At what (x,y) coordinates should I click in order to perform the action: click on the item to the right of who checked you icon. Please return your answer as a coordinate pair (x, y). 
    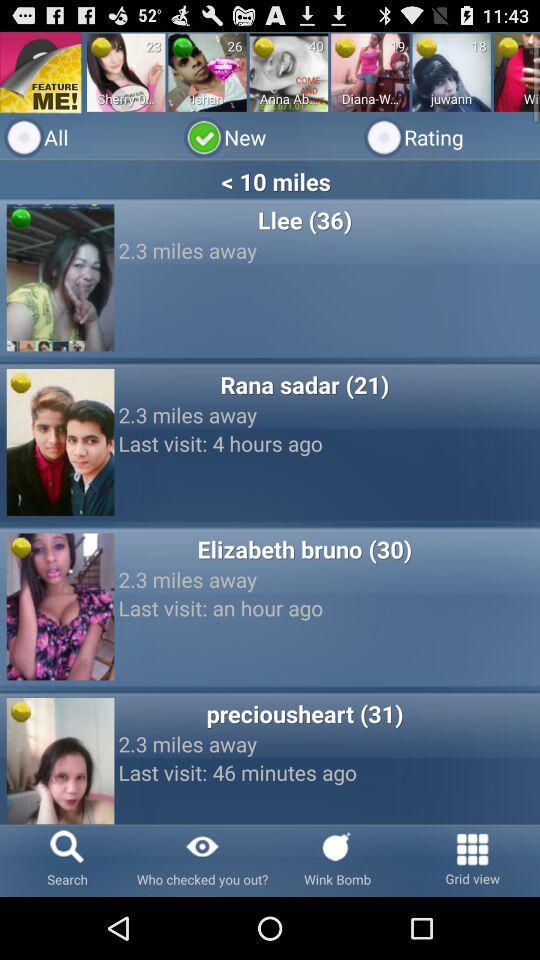
    Looking at the image, I should click on (337, 859).